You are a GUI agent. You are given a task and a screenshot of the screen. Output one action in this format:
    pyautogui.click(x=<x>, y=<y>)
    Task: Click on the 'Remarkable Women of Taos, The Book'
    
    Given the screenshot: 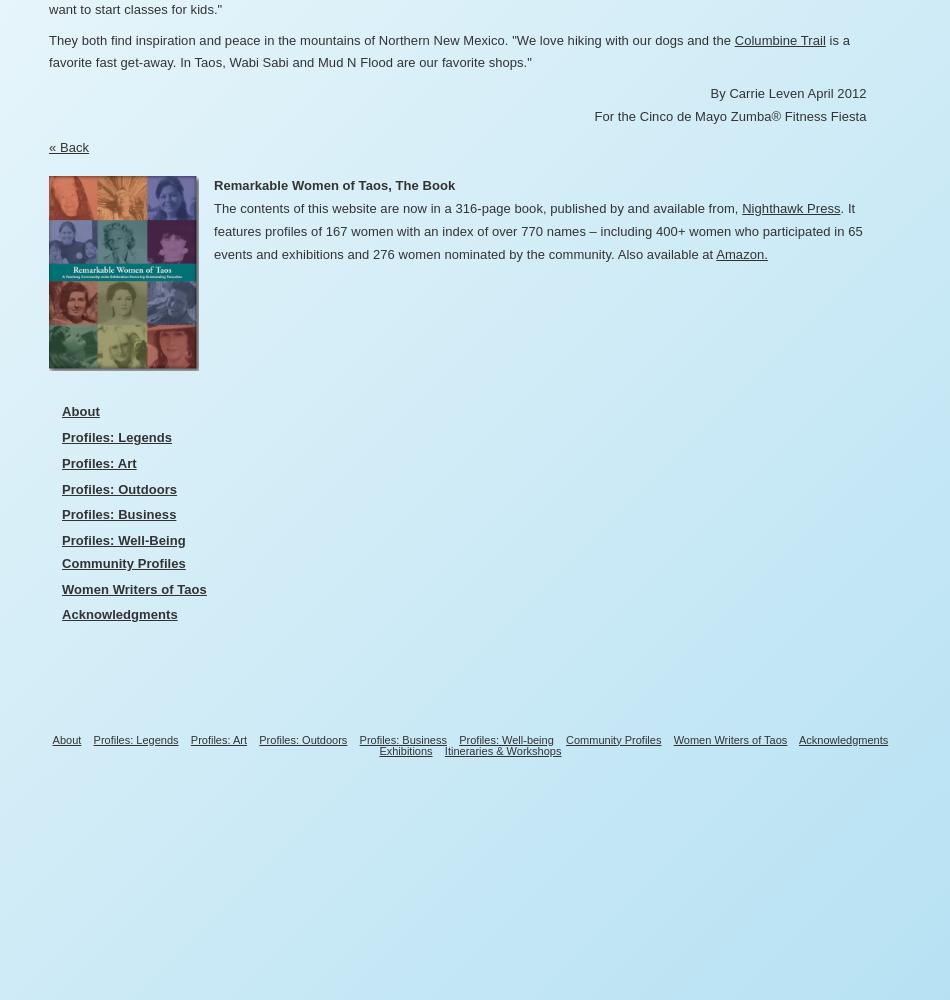 What is the action you would take?
    pyautogui.click(x=333, y=185)
    